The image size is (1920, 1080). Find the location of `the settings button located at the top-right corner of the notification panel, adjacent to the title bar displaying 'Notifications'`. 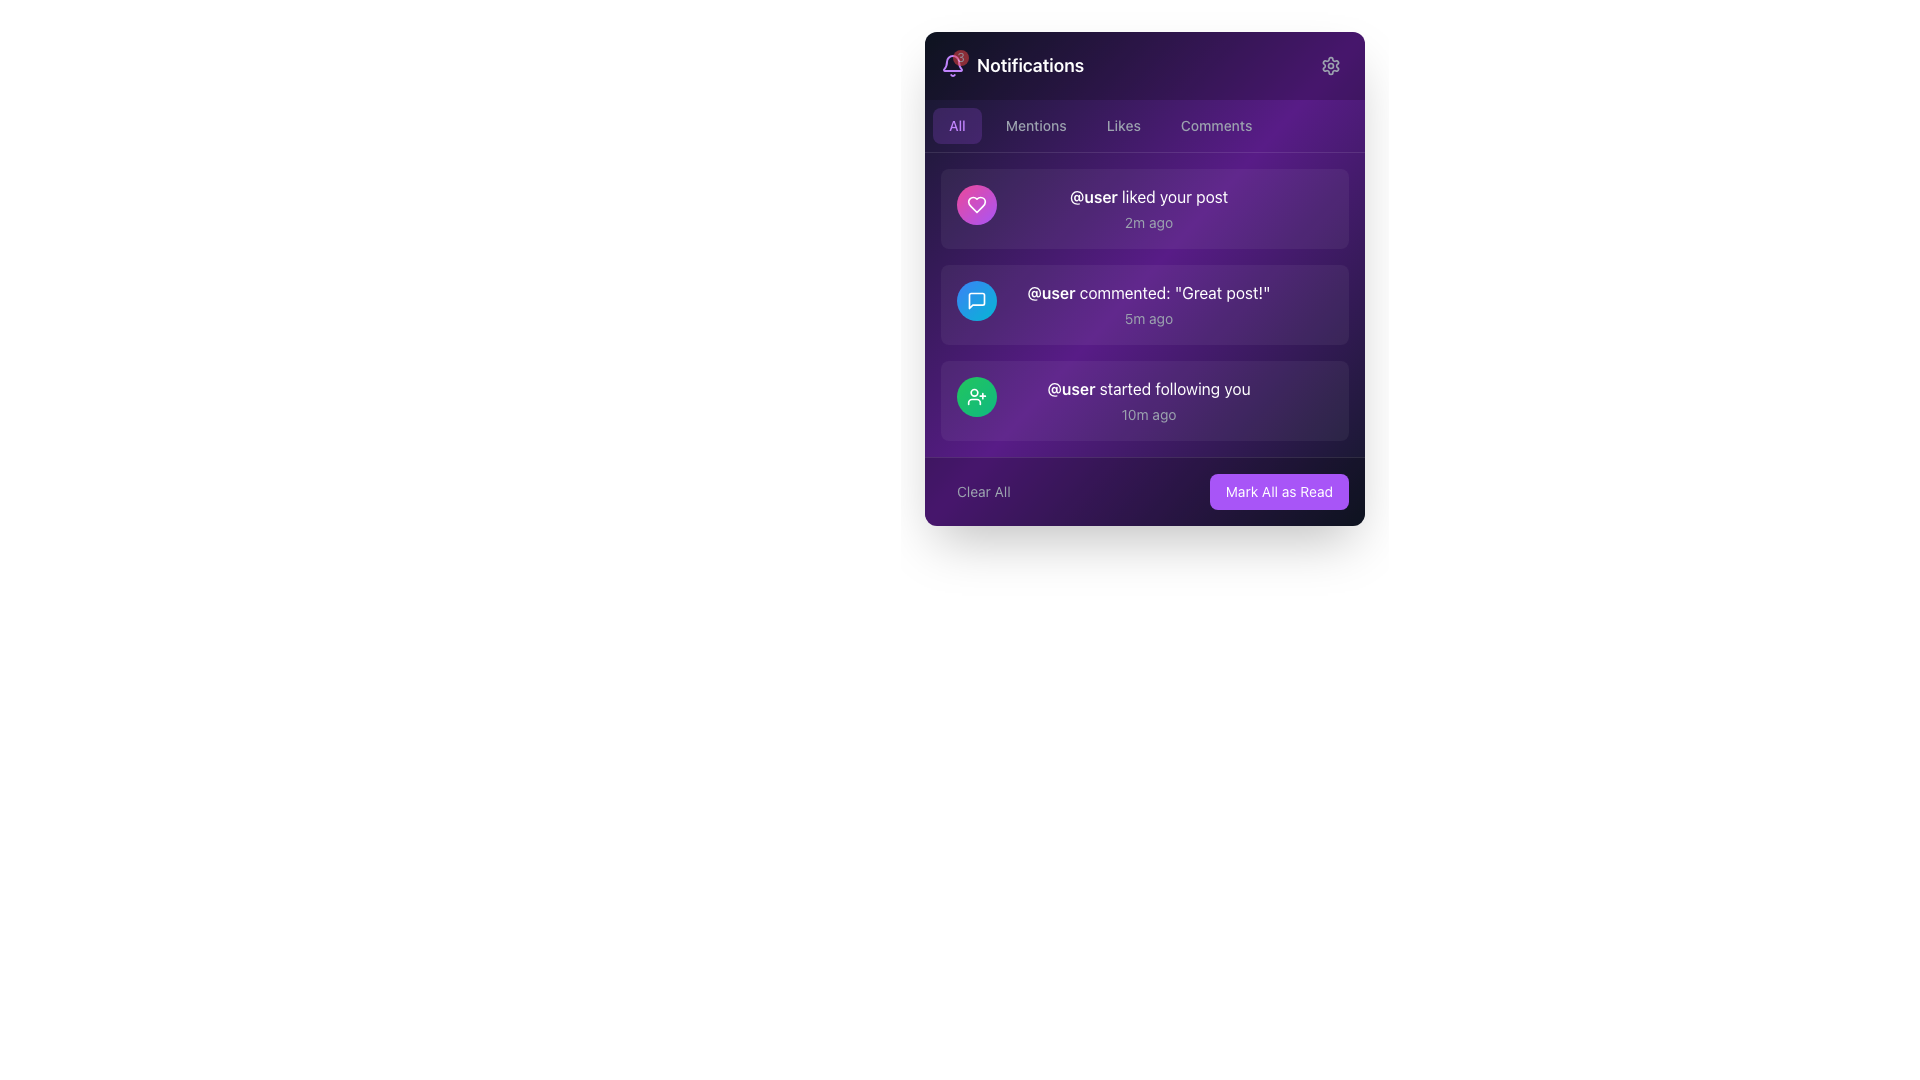

the settings button located at the top-right corner of the notification panel, adjacent to the title bar displaying 'Notifications' is located at coordinates (1330, 64).